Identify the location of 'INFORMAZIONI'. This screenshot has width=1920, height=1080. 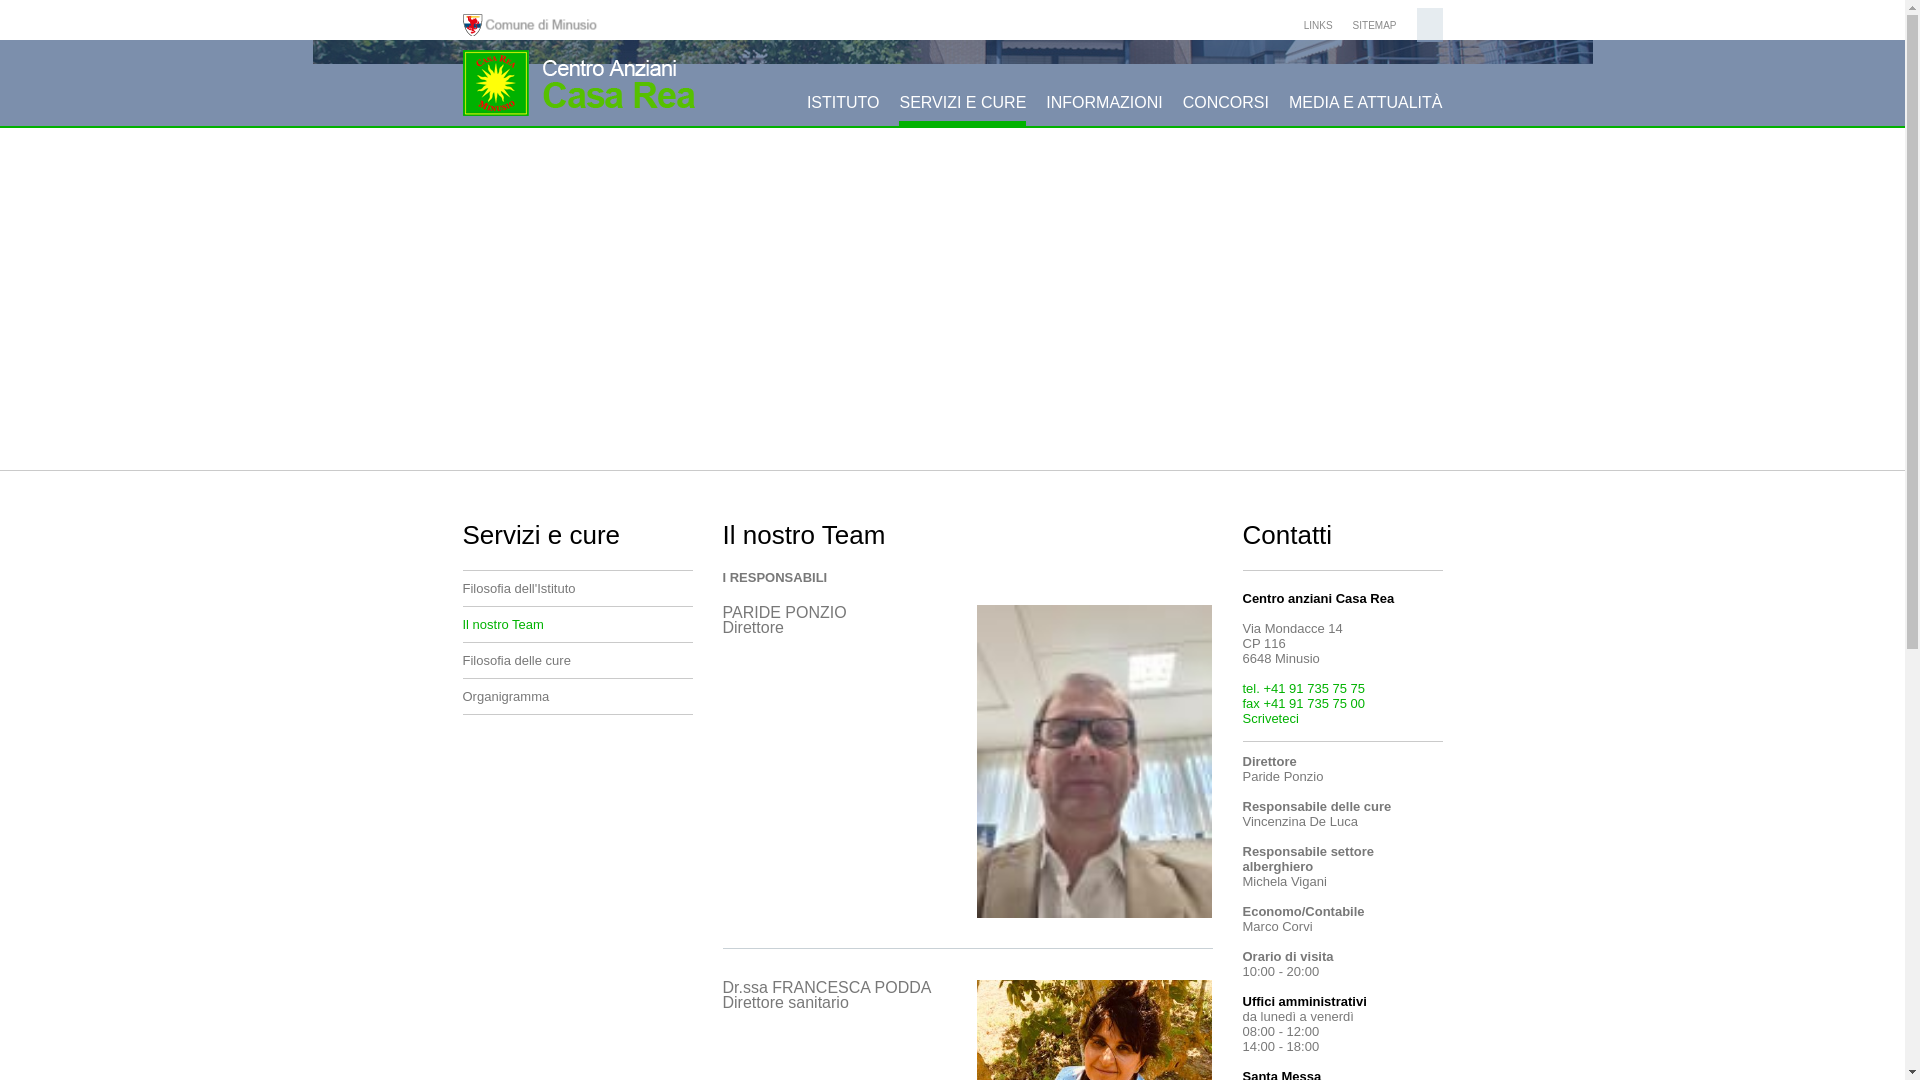
(1103, 110).